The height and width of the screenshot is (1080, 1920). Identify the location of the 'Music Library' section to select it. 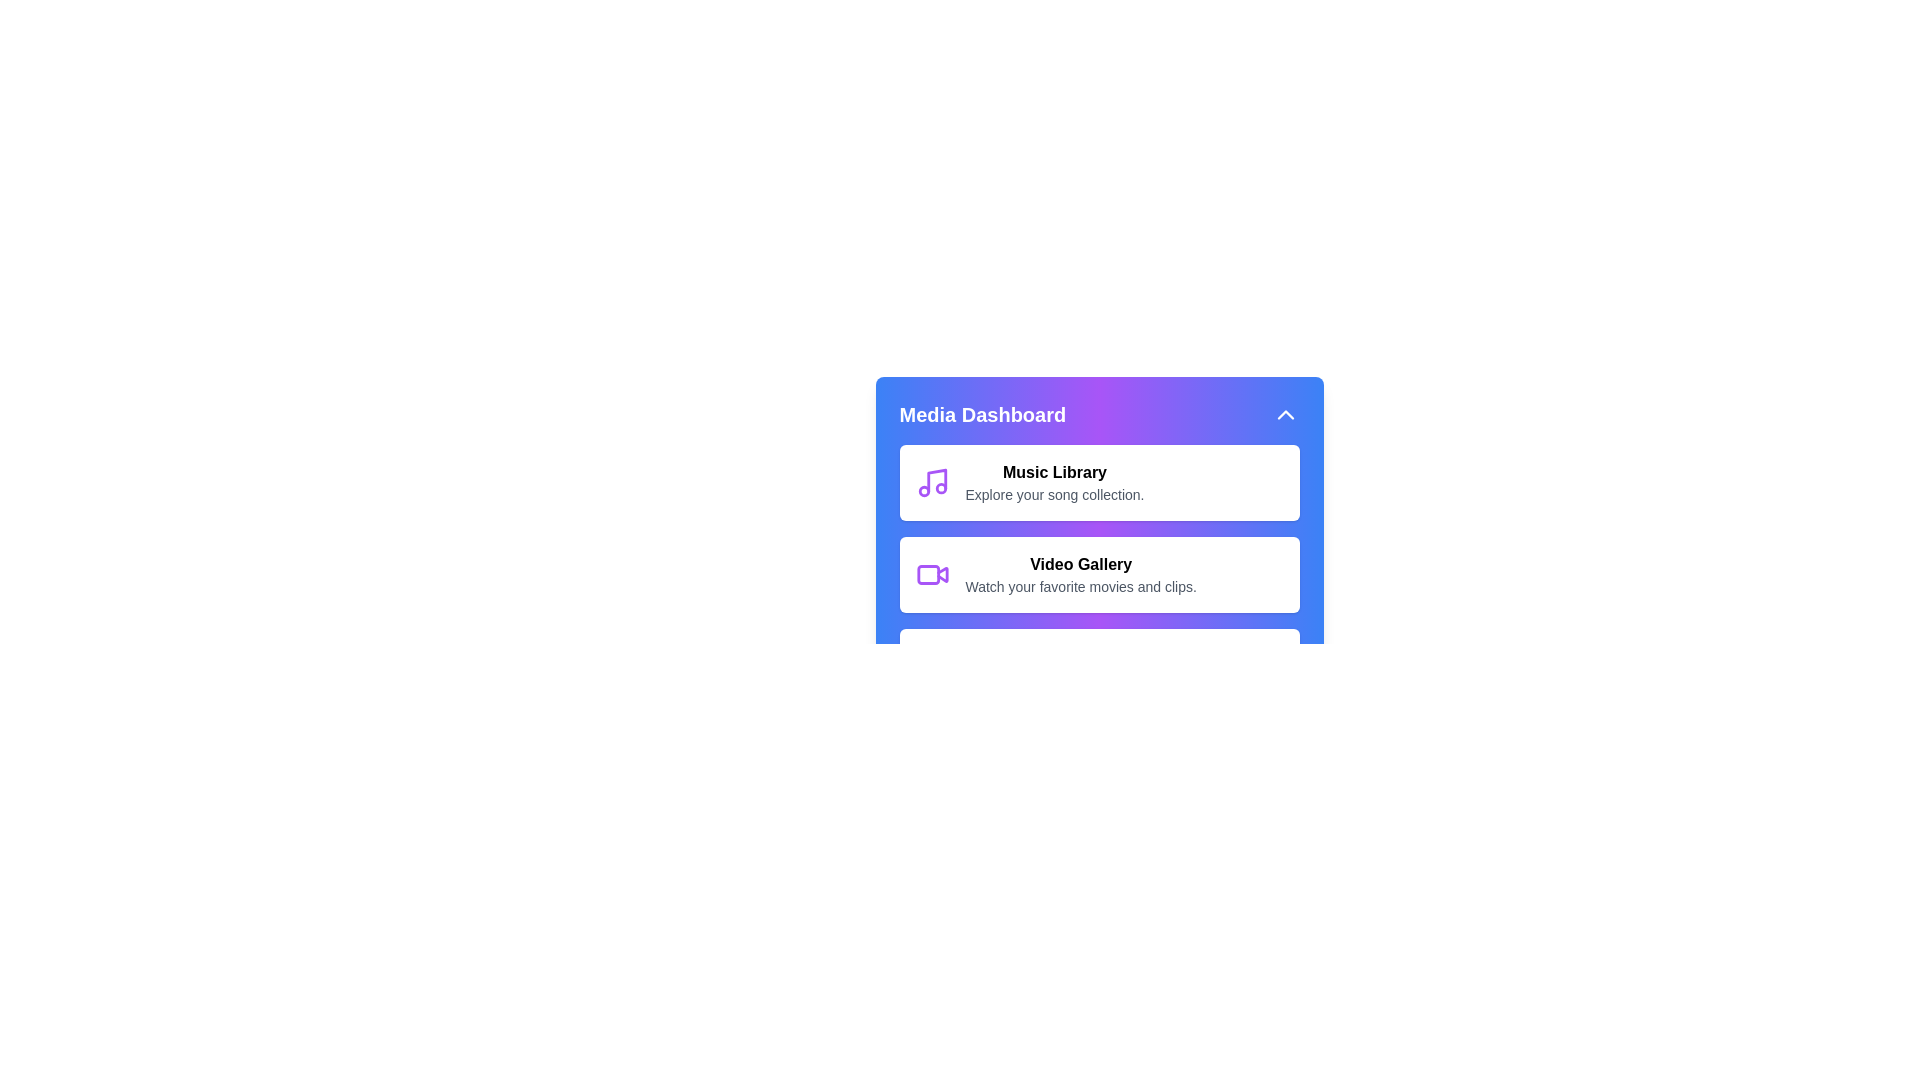
(1098, 482).